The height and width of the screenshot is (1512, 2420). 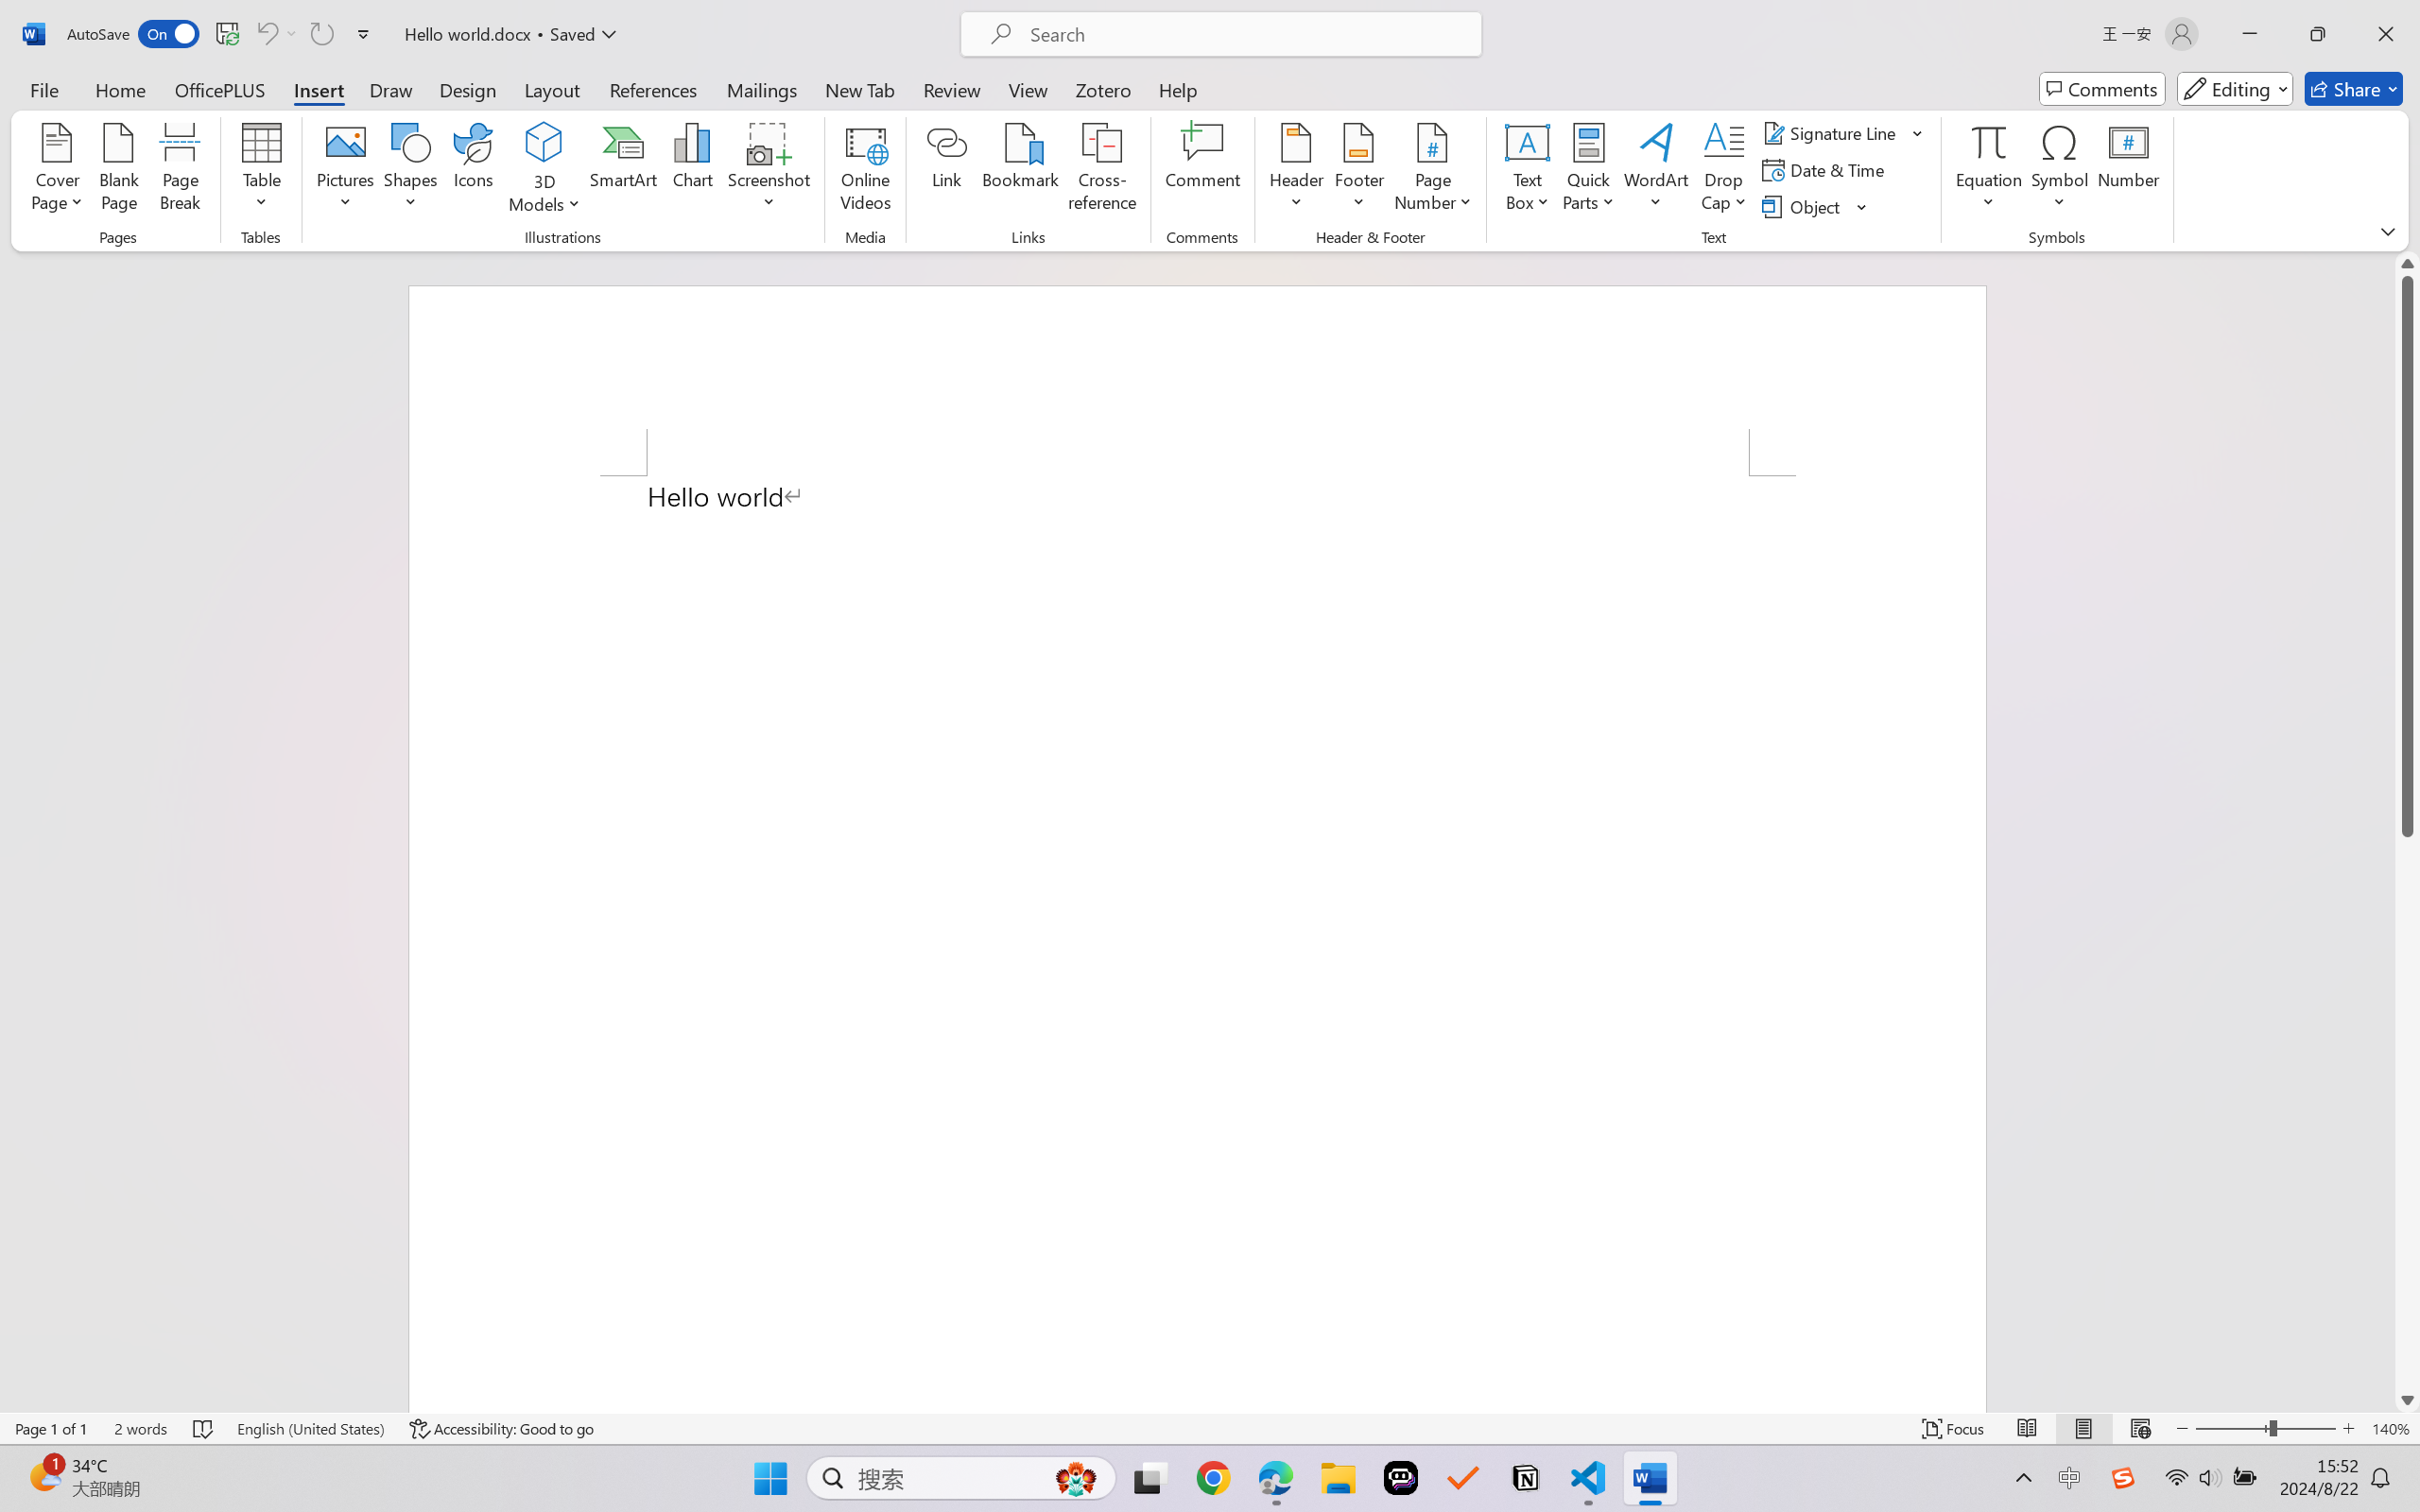 What do you see at coordinates (317, 88) in the screenshot?
I see `'Insert'` at bounding box center [317, 88].